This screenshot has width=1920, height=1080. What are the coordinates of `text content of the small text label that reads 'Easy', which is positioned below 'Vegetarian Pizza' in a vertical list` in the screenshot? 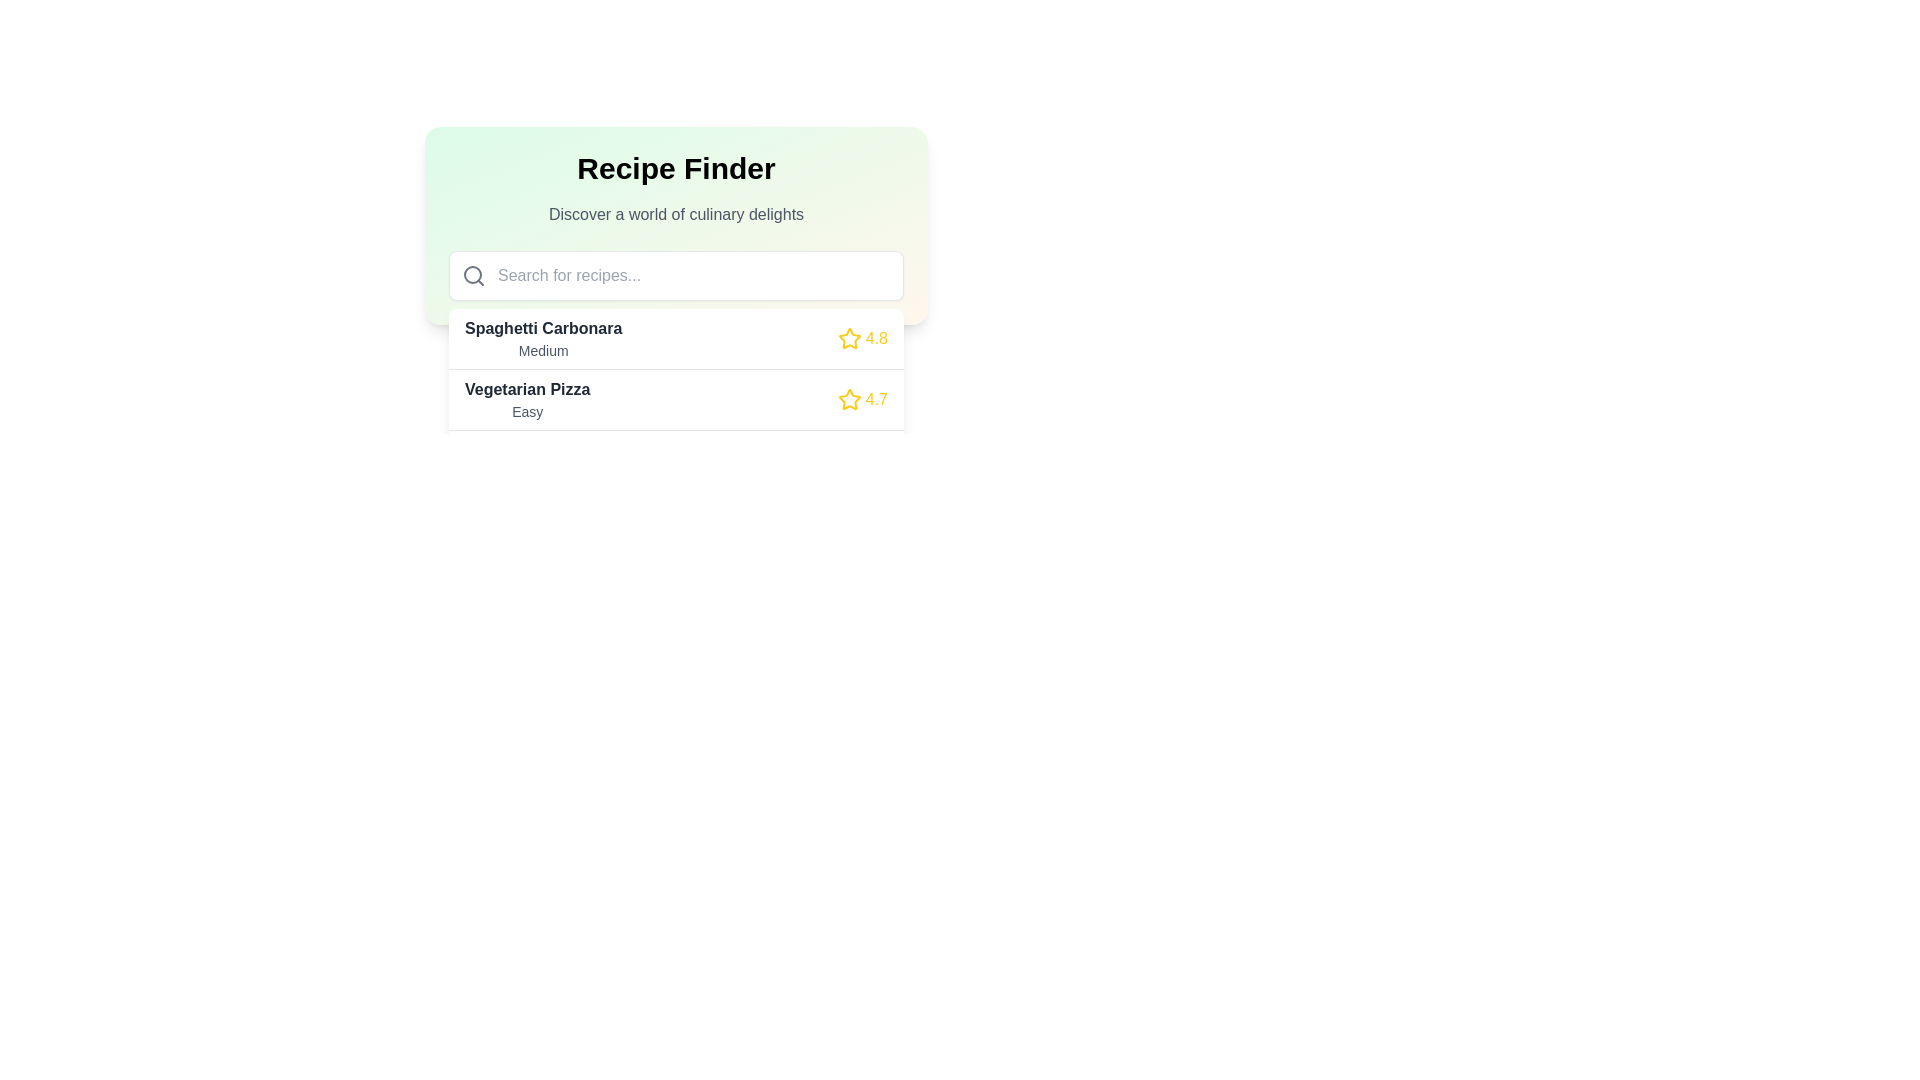 It's located at (527, 411).